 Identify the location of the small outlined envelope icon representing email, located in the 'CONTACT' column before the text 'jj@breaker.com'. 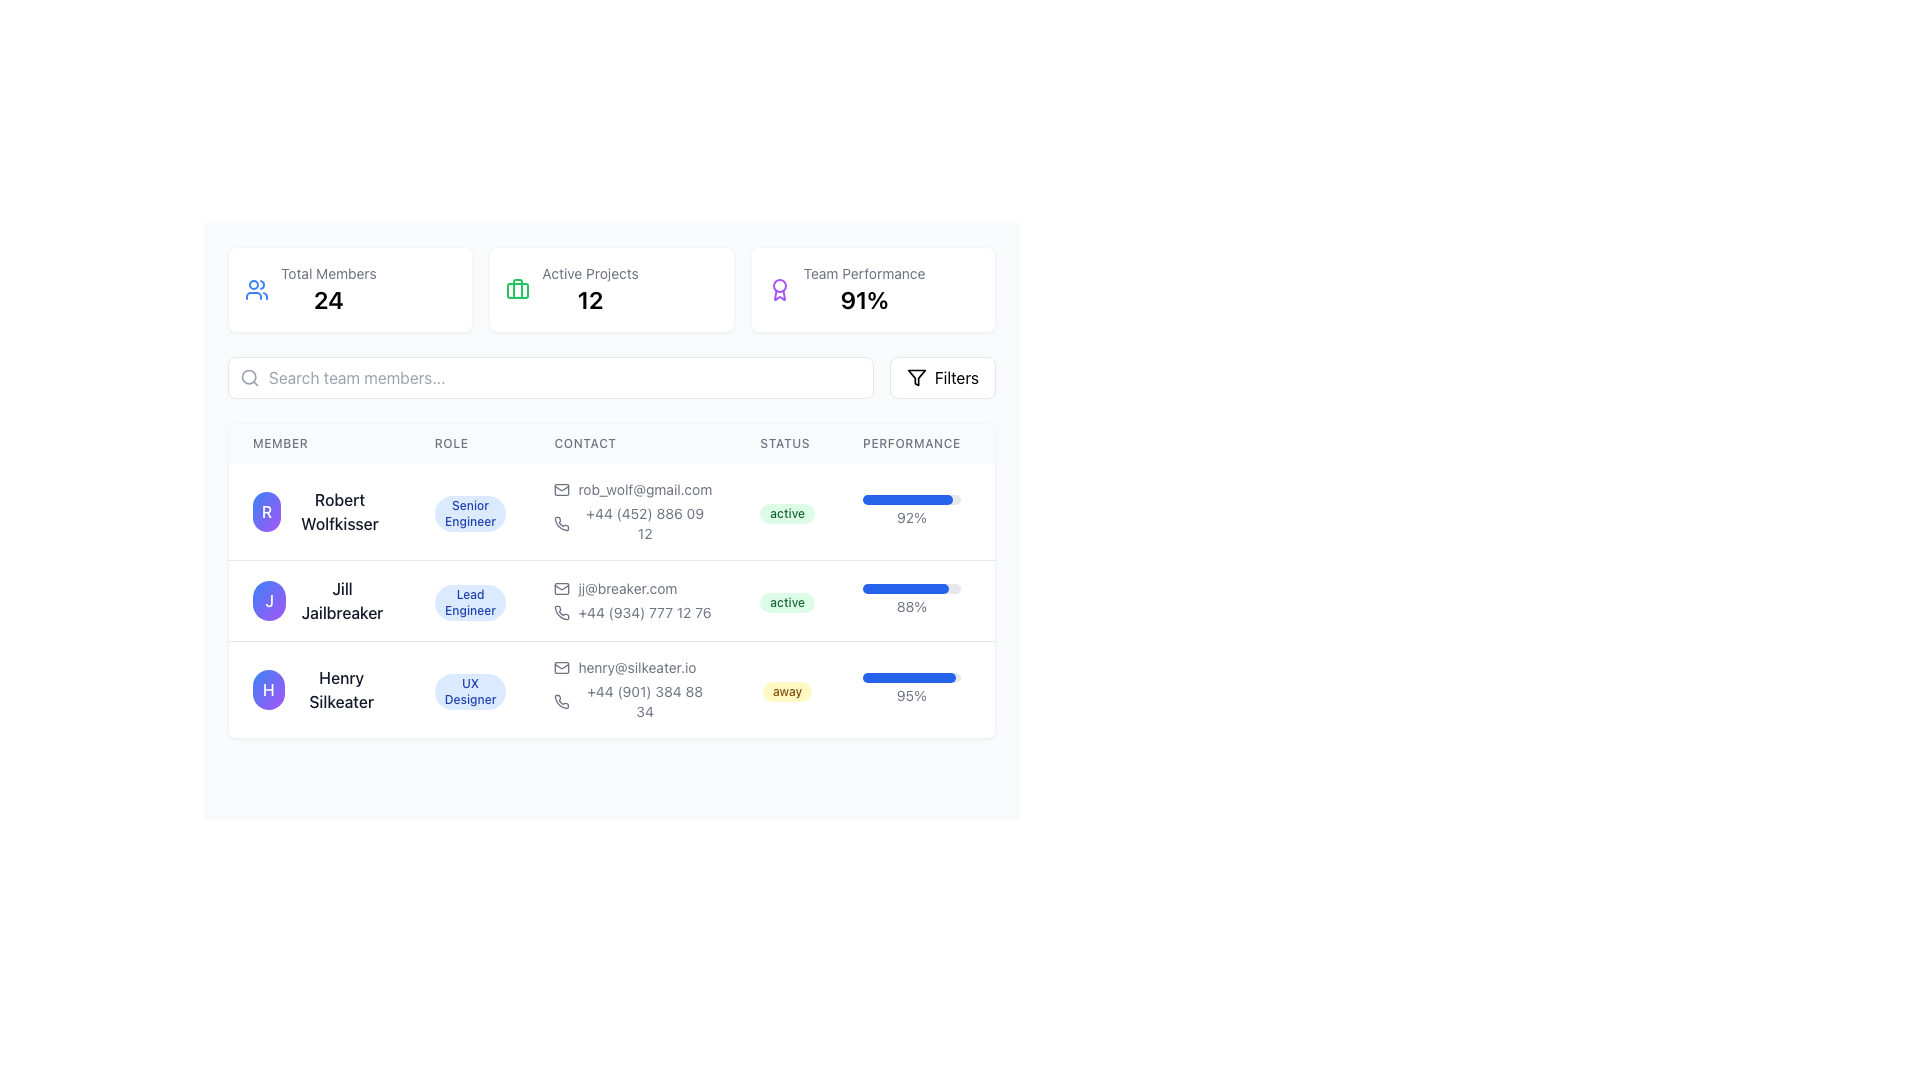
(561, 588).